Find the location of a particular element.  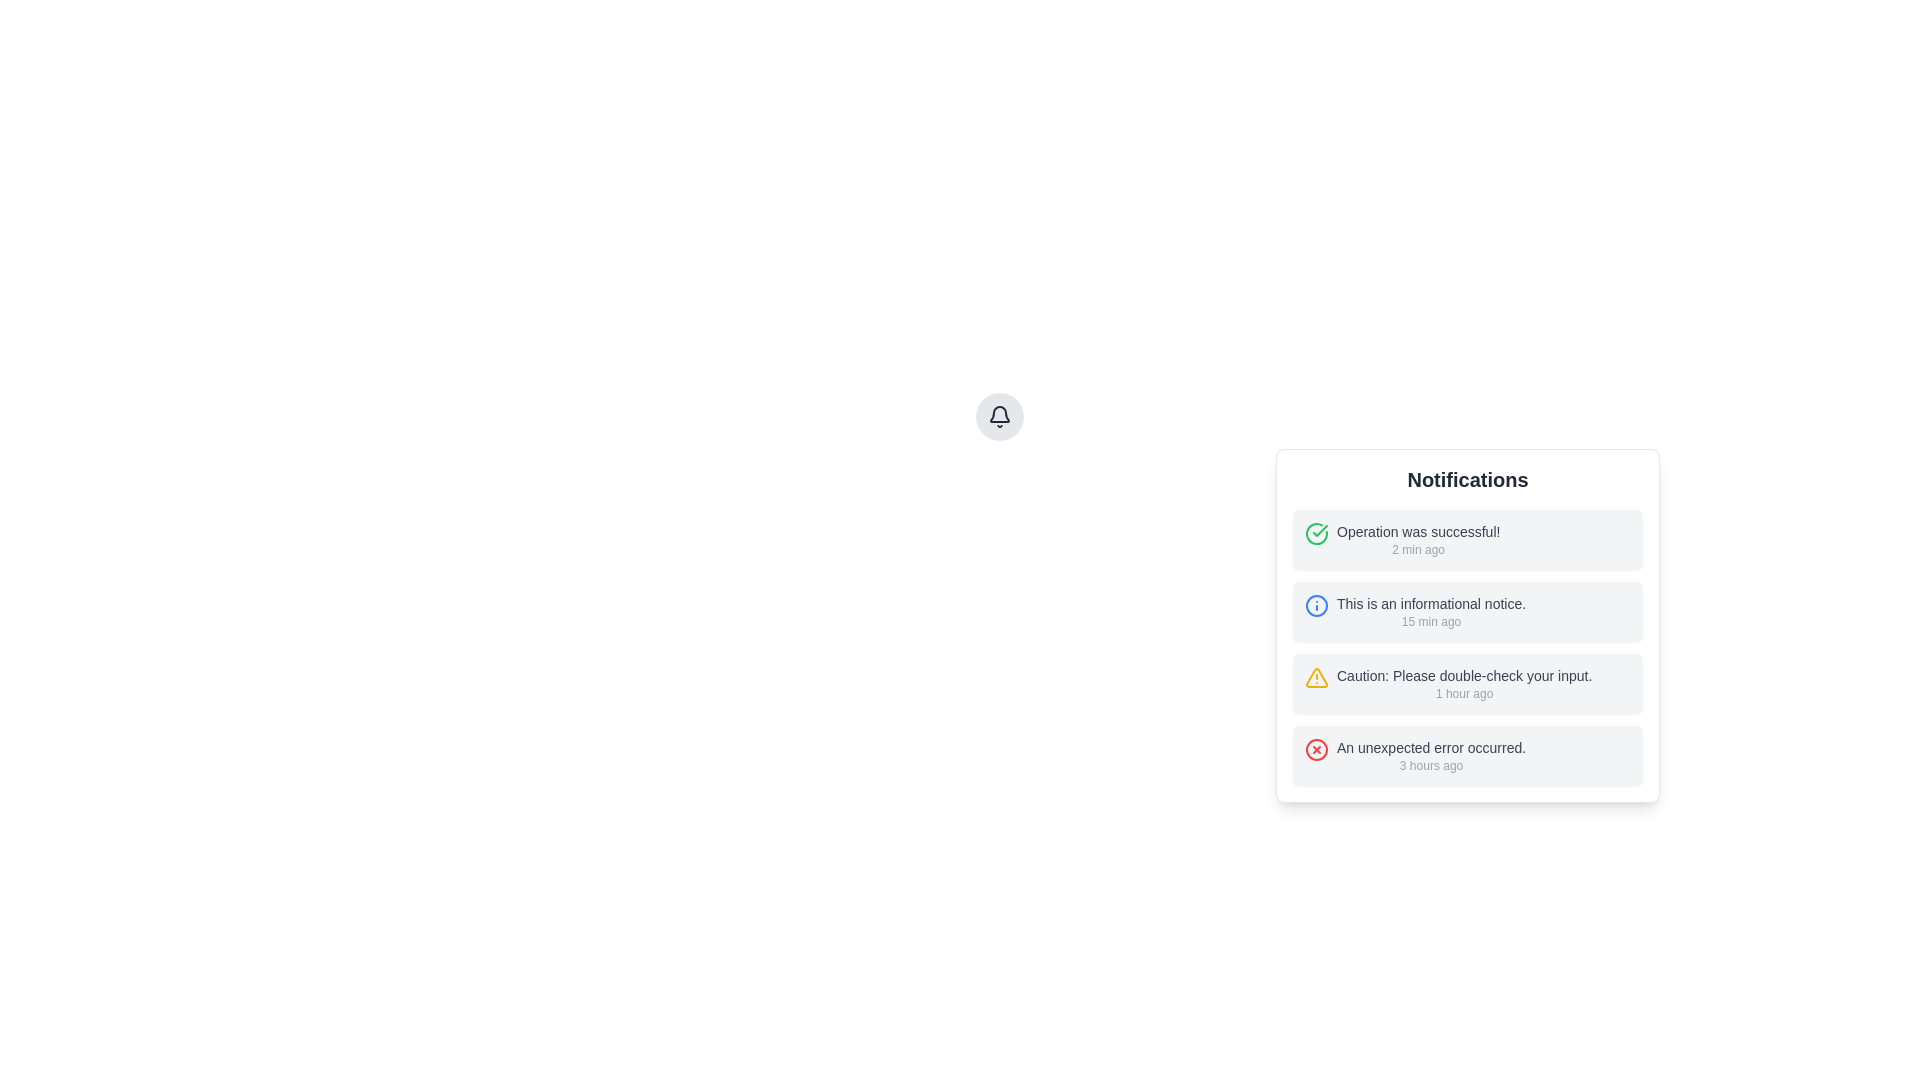

the notification item that contains a yellow warning triangle icon and the message 'Caution: Please double-check your input.' is located at coordinates (1468, 682).